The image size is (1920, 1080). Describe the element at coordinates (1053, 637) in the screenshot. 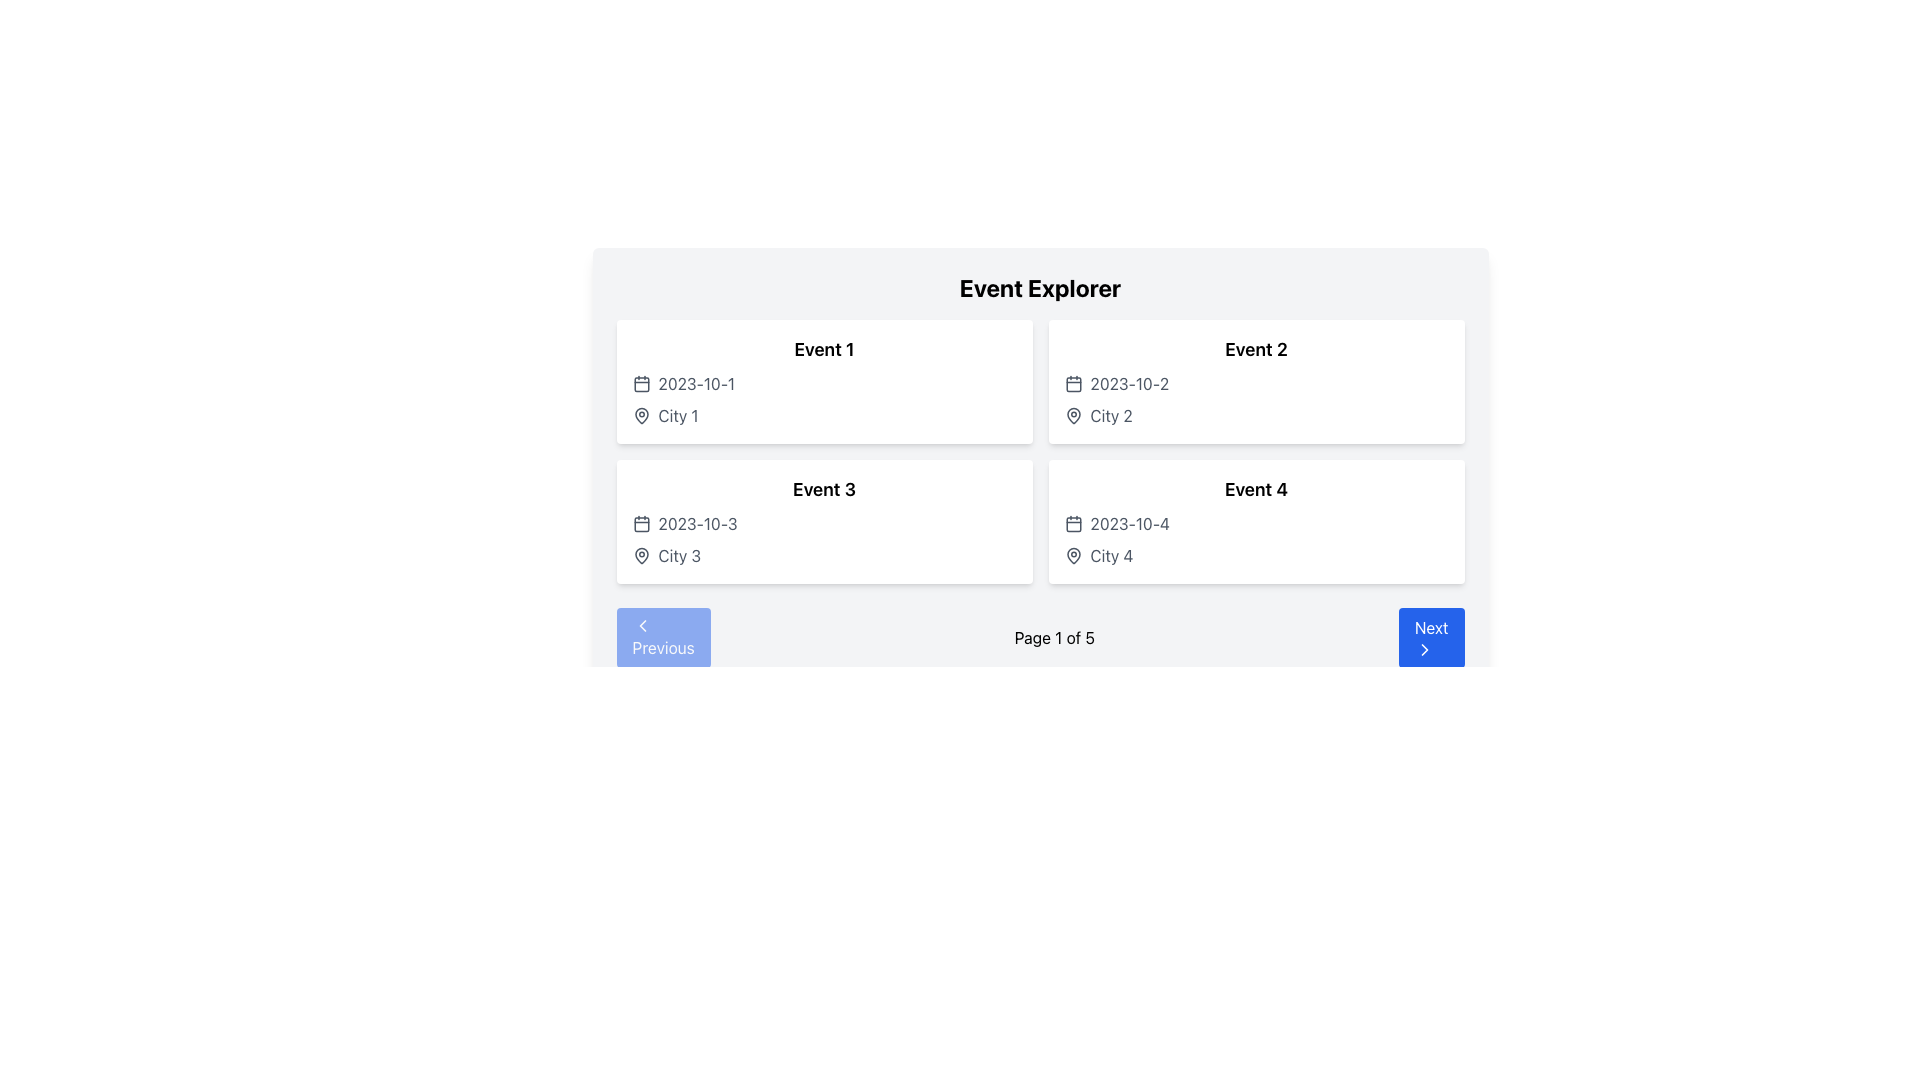

I see `the static text element displaying pagination information, located between the 'Previous' and 'Next' buttons in the navigation bar` at that location.